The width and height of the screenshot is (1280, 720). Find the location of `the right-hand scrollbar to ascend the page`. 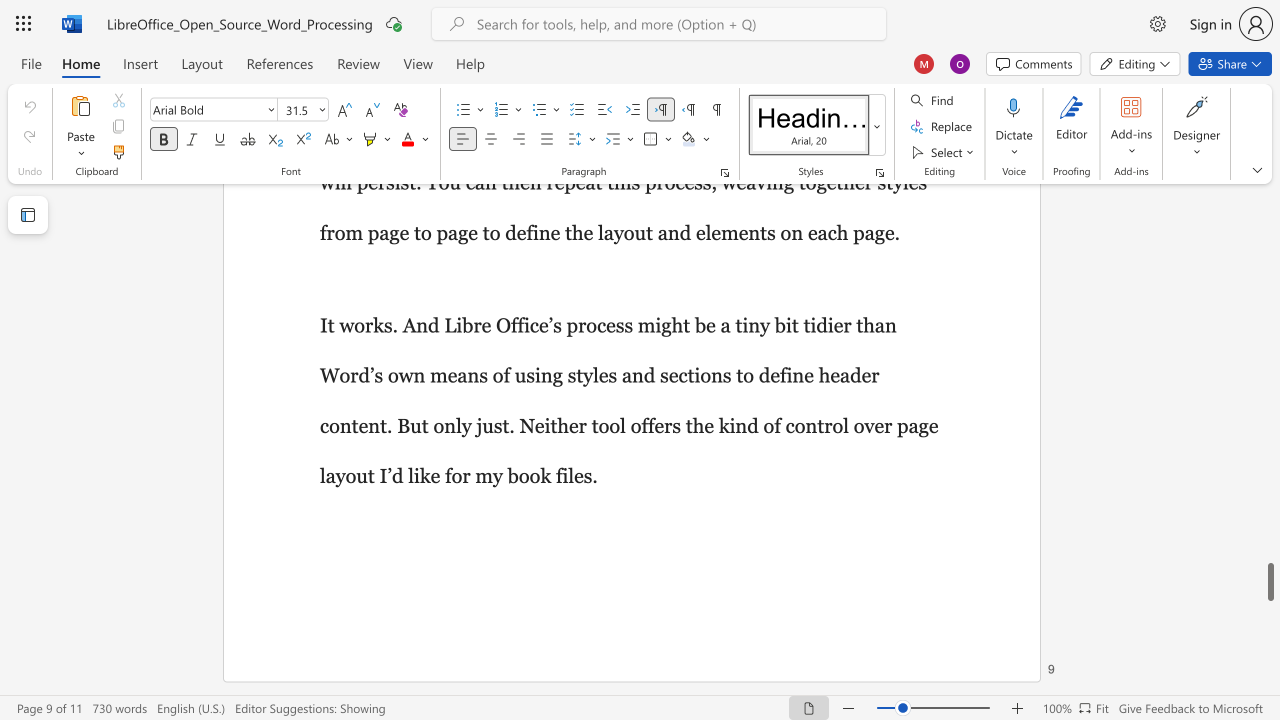

the right-hand scrollbar to ascend the page is located at coordinates (1269, 518).